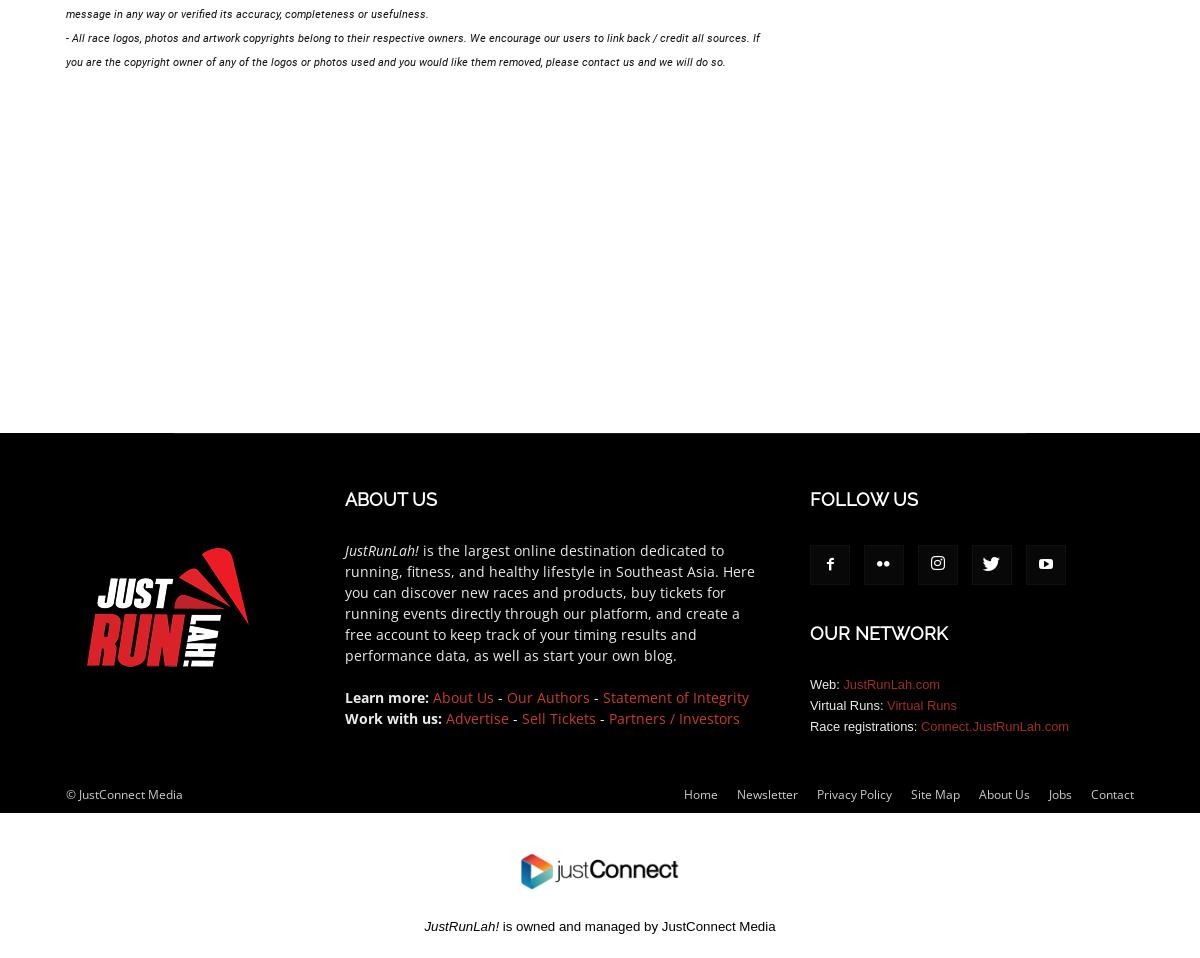 The image size is (1200, 958). Describe the element at coordinates (674, 716) in the screenshot. I see `'Partners / Investors'` at that location.